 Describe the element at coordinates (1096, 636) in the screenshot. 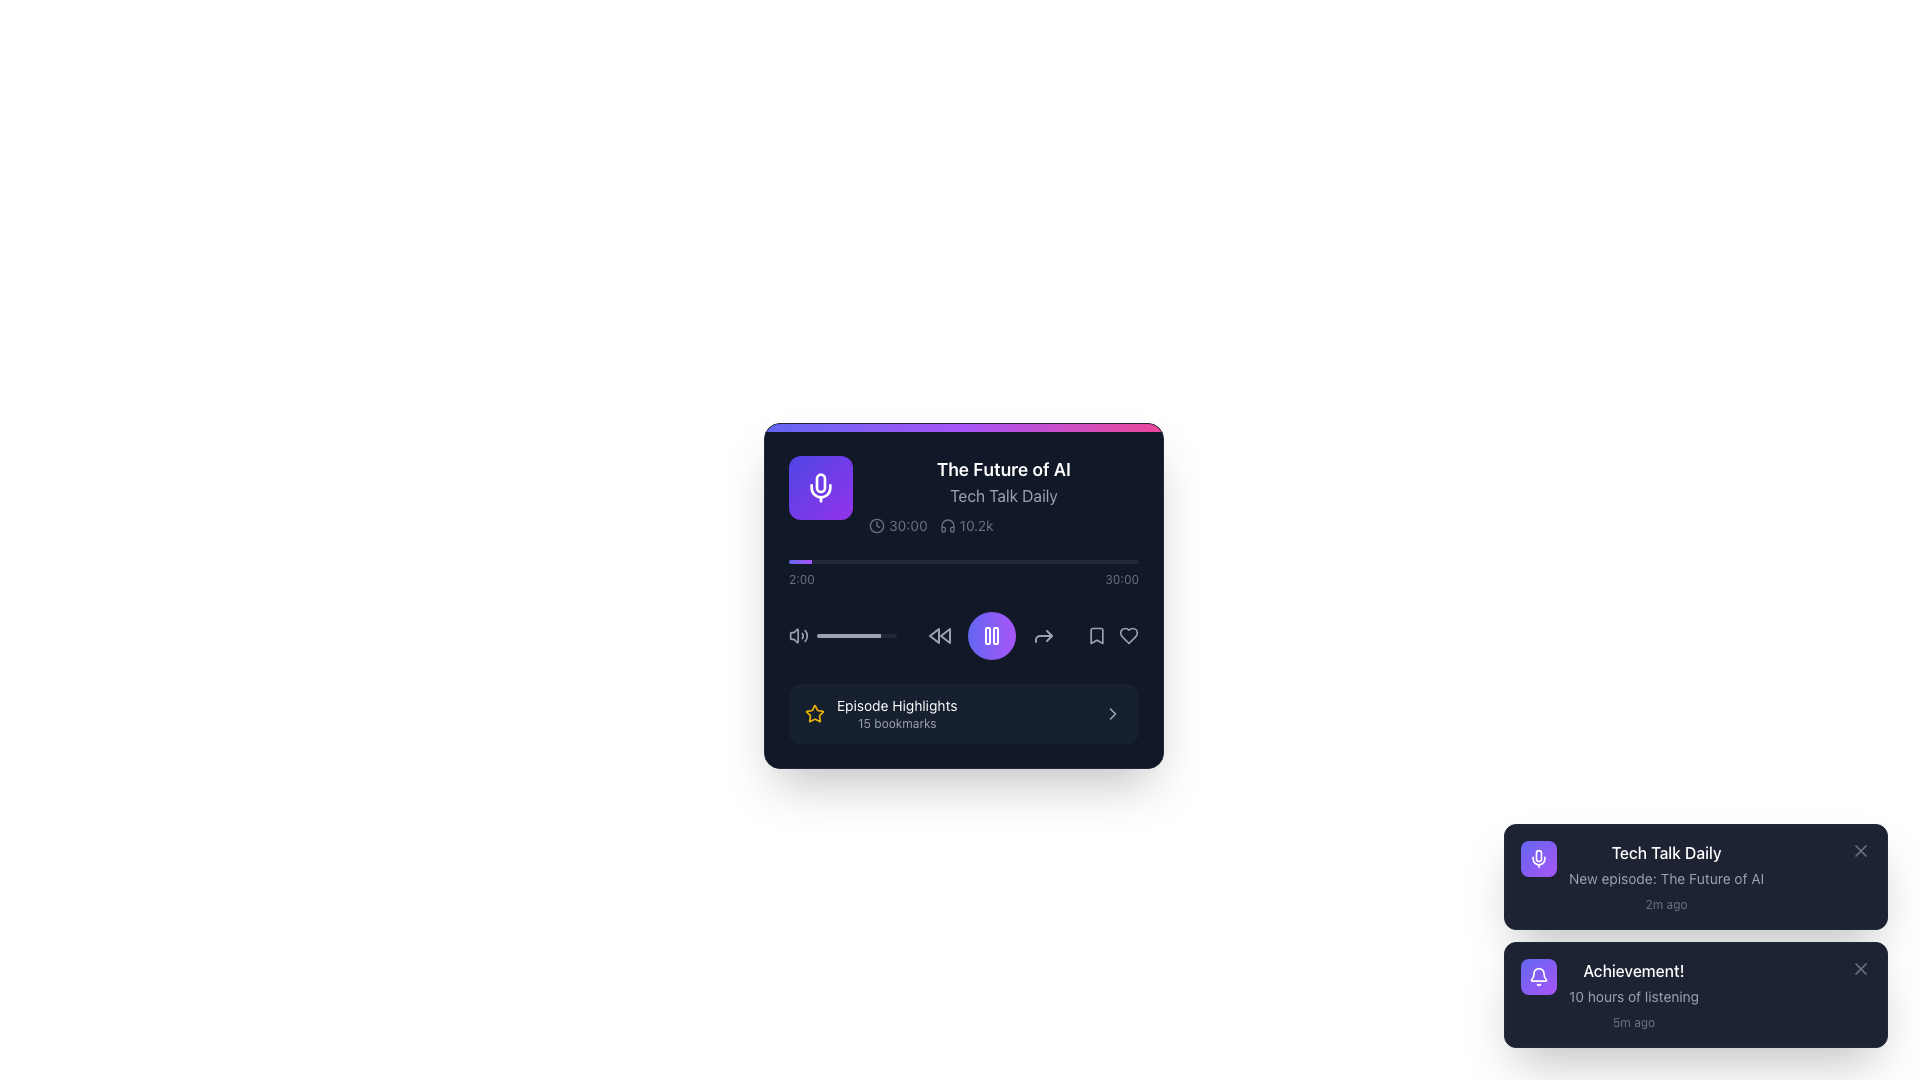

I see `the bookmark-shaped icon located at the bottom-right of the primary content card, which has a notable angular design and is aligned with other icons like a heart and share icon` at that location.